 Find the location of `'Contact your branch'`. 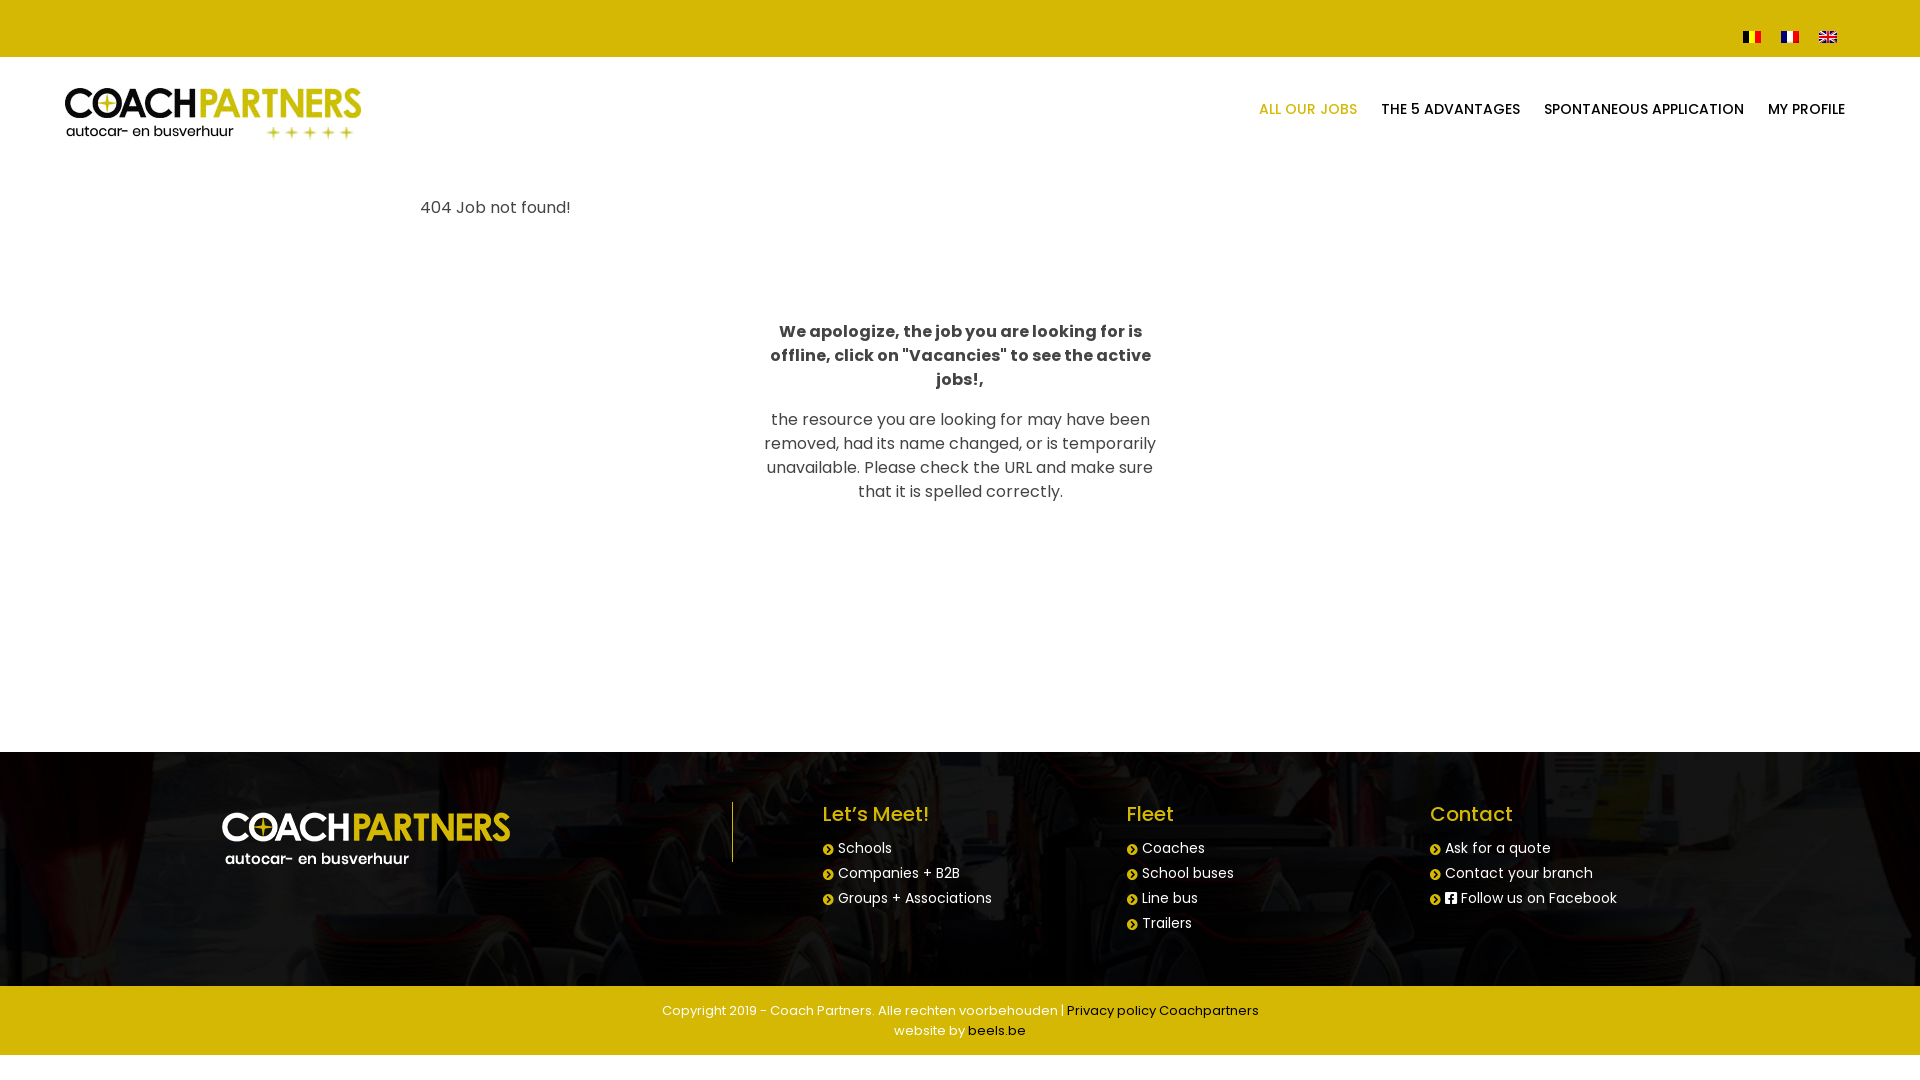

'Contact your branch' is located at coordinates (1518, 871).